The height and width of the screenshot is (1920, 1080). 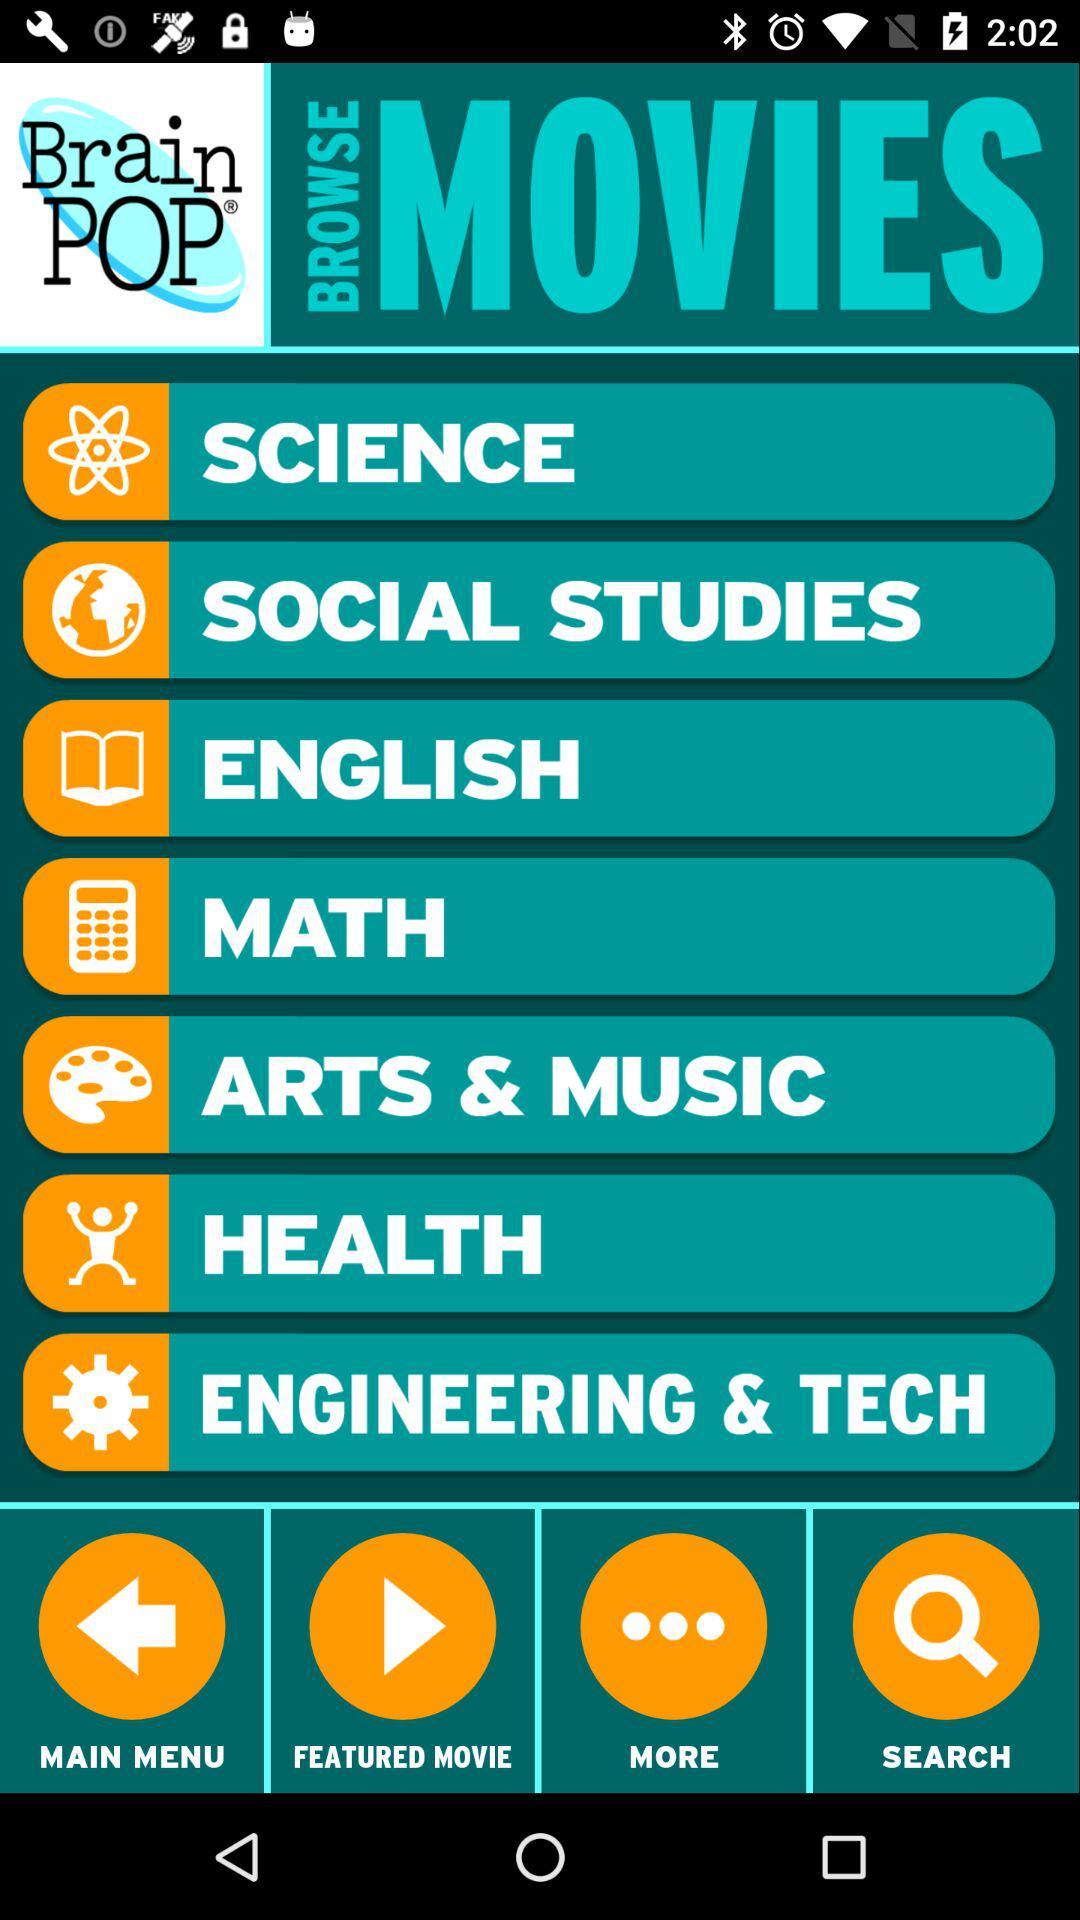 I want to click on browse math, so click(x=538, y=929).